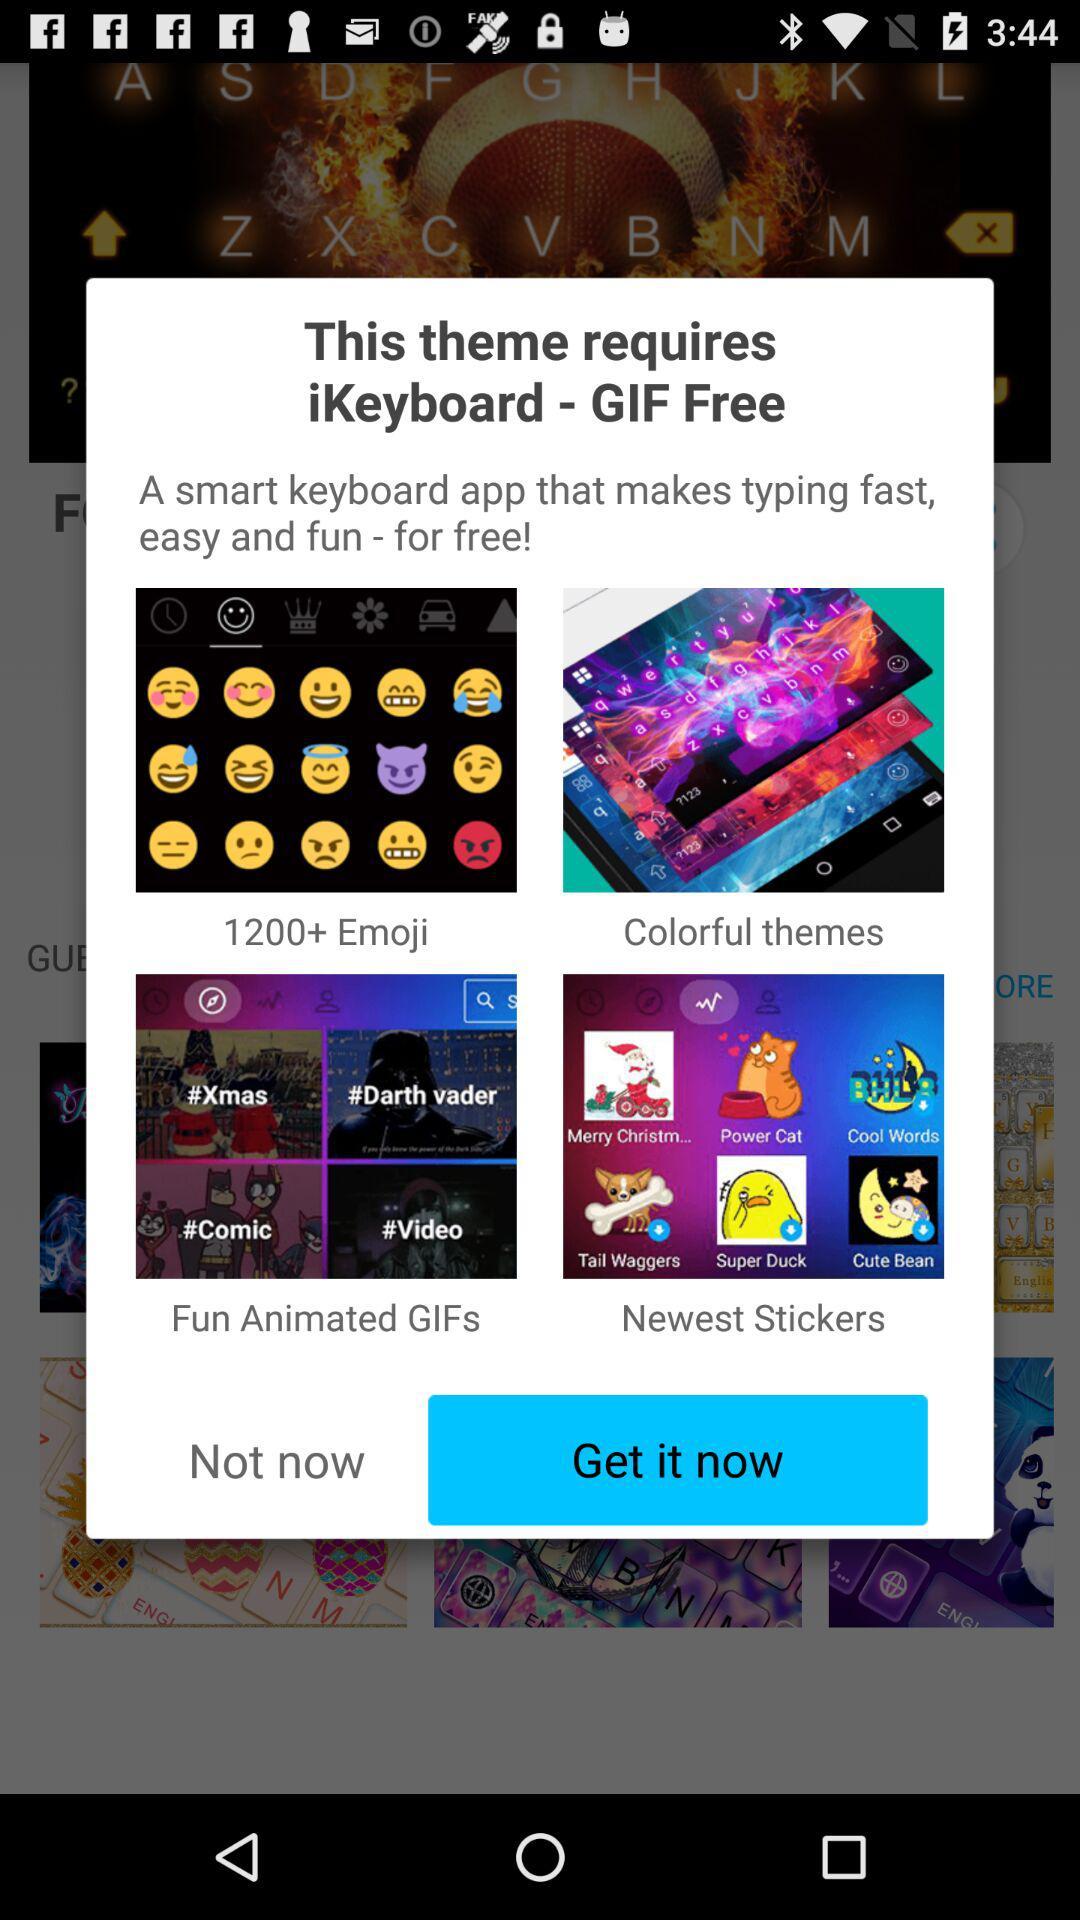  What do you see at coordinates (276, 1460) in the screenshot?
I see `the not now` at bounding box center [276, 1460].